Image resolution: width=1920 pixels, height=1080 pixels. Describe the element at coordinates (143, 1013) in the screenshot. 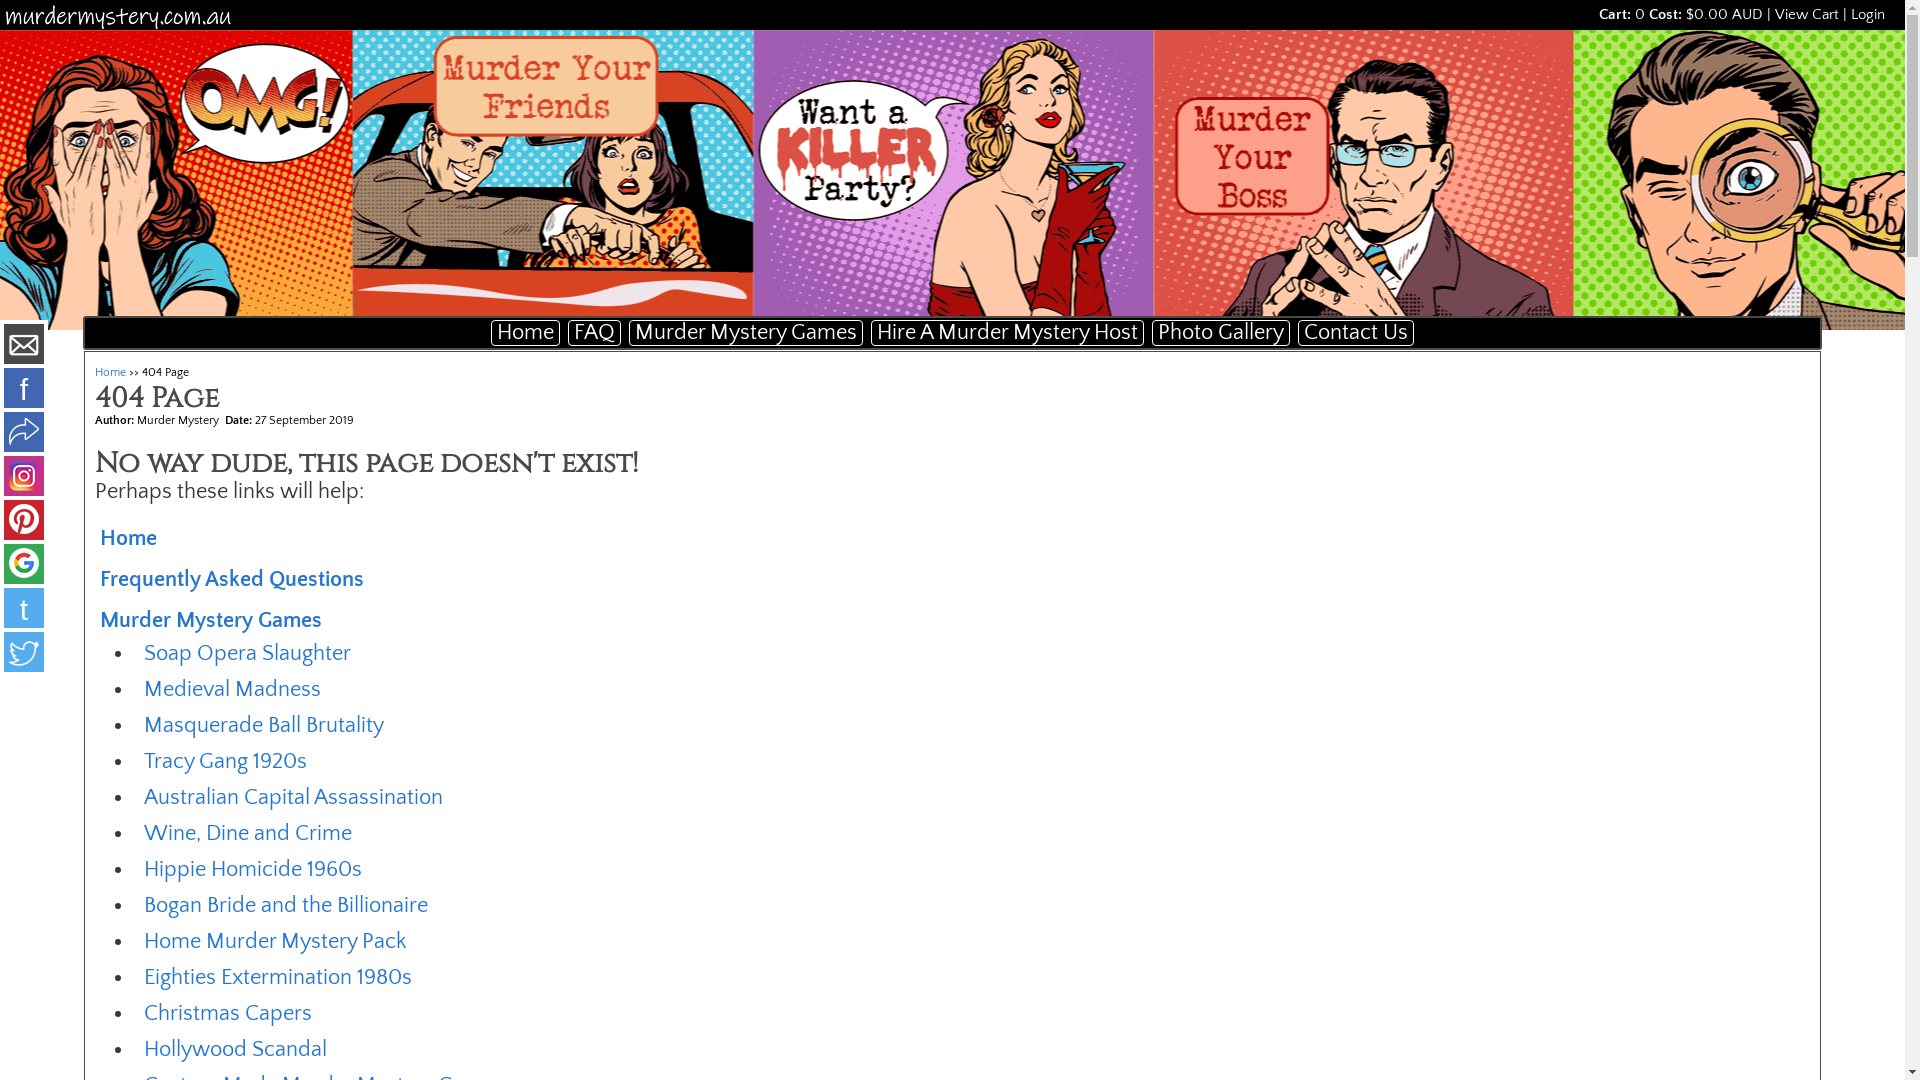

I see `'Christmas Capers'` at that location.